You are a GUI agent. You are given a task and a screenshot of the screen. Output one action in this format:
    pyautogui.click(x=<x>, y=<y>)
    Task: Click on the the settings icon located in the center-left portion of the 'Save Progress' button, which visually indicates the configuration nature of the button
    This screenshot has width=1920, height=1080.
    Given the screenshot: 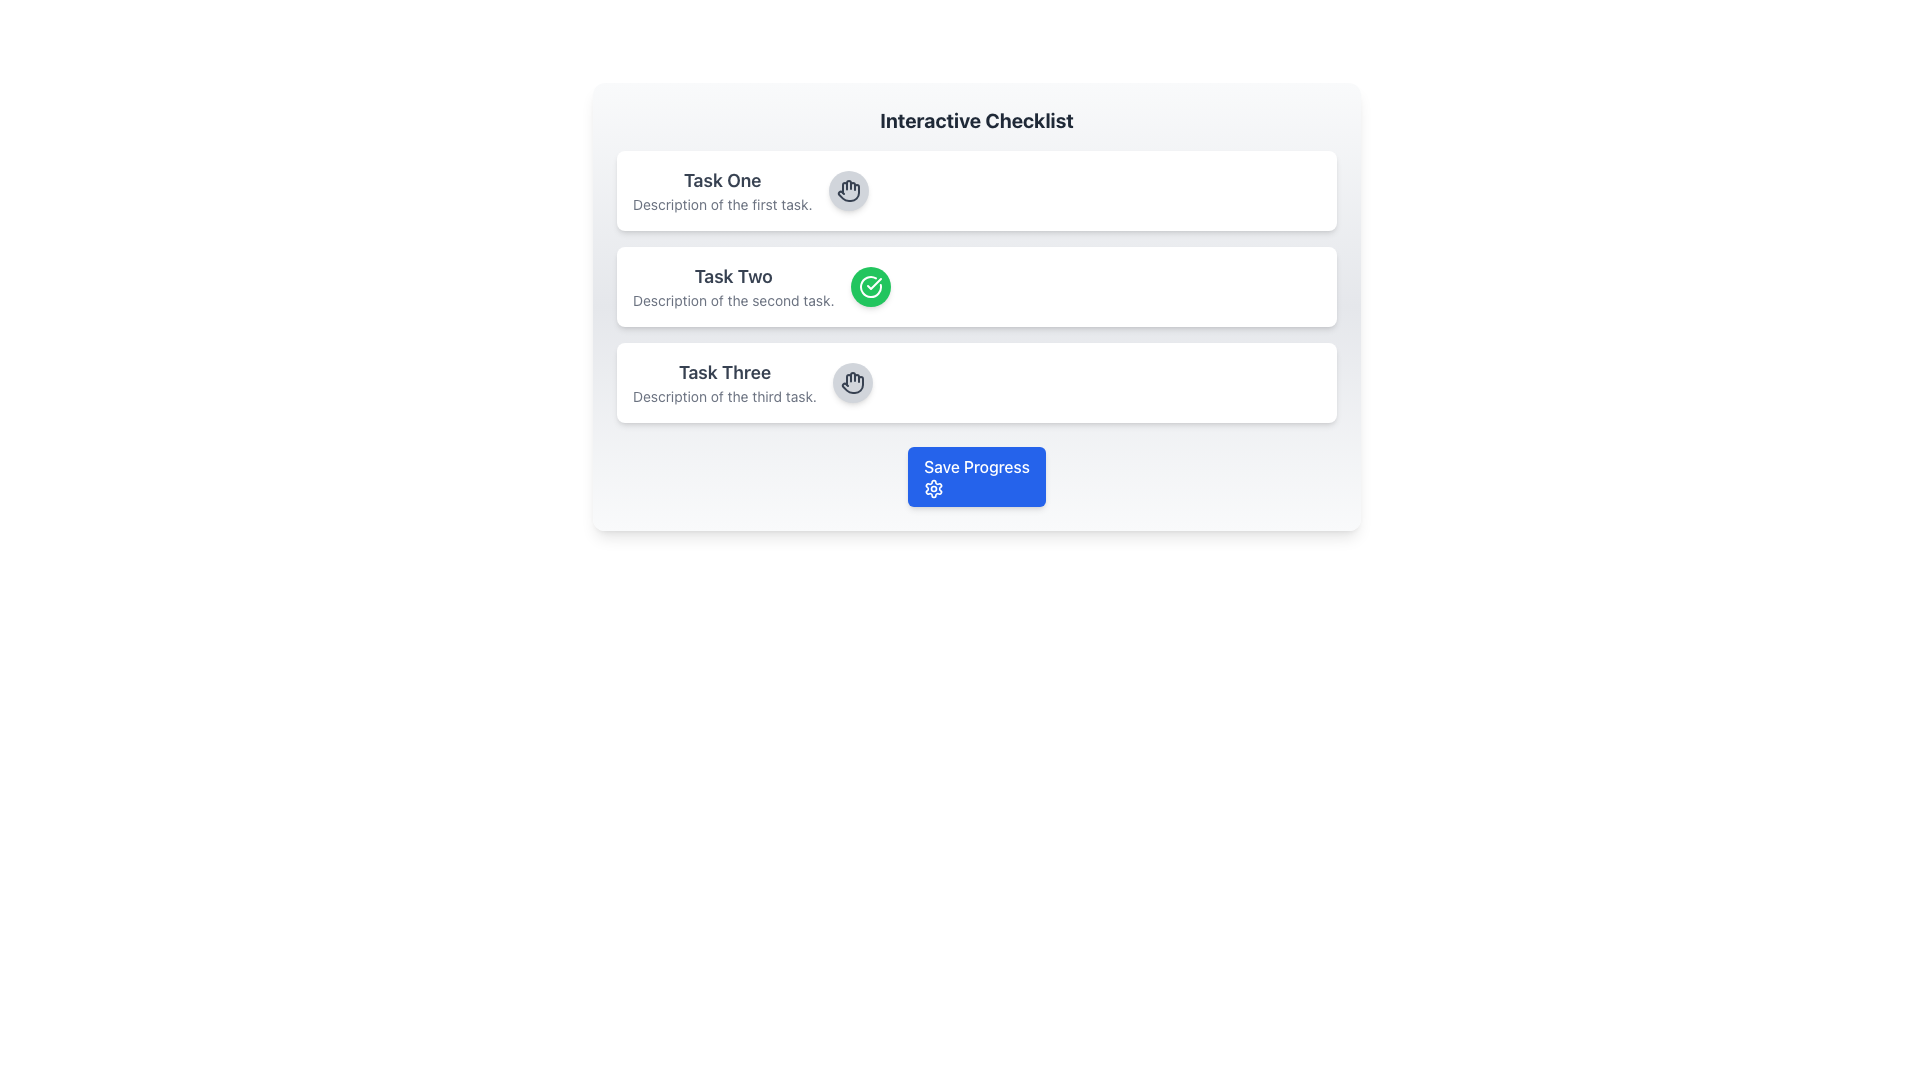 What is the action you would take?
    pyautogui.click(x=933, y=489)
    